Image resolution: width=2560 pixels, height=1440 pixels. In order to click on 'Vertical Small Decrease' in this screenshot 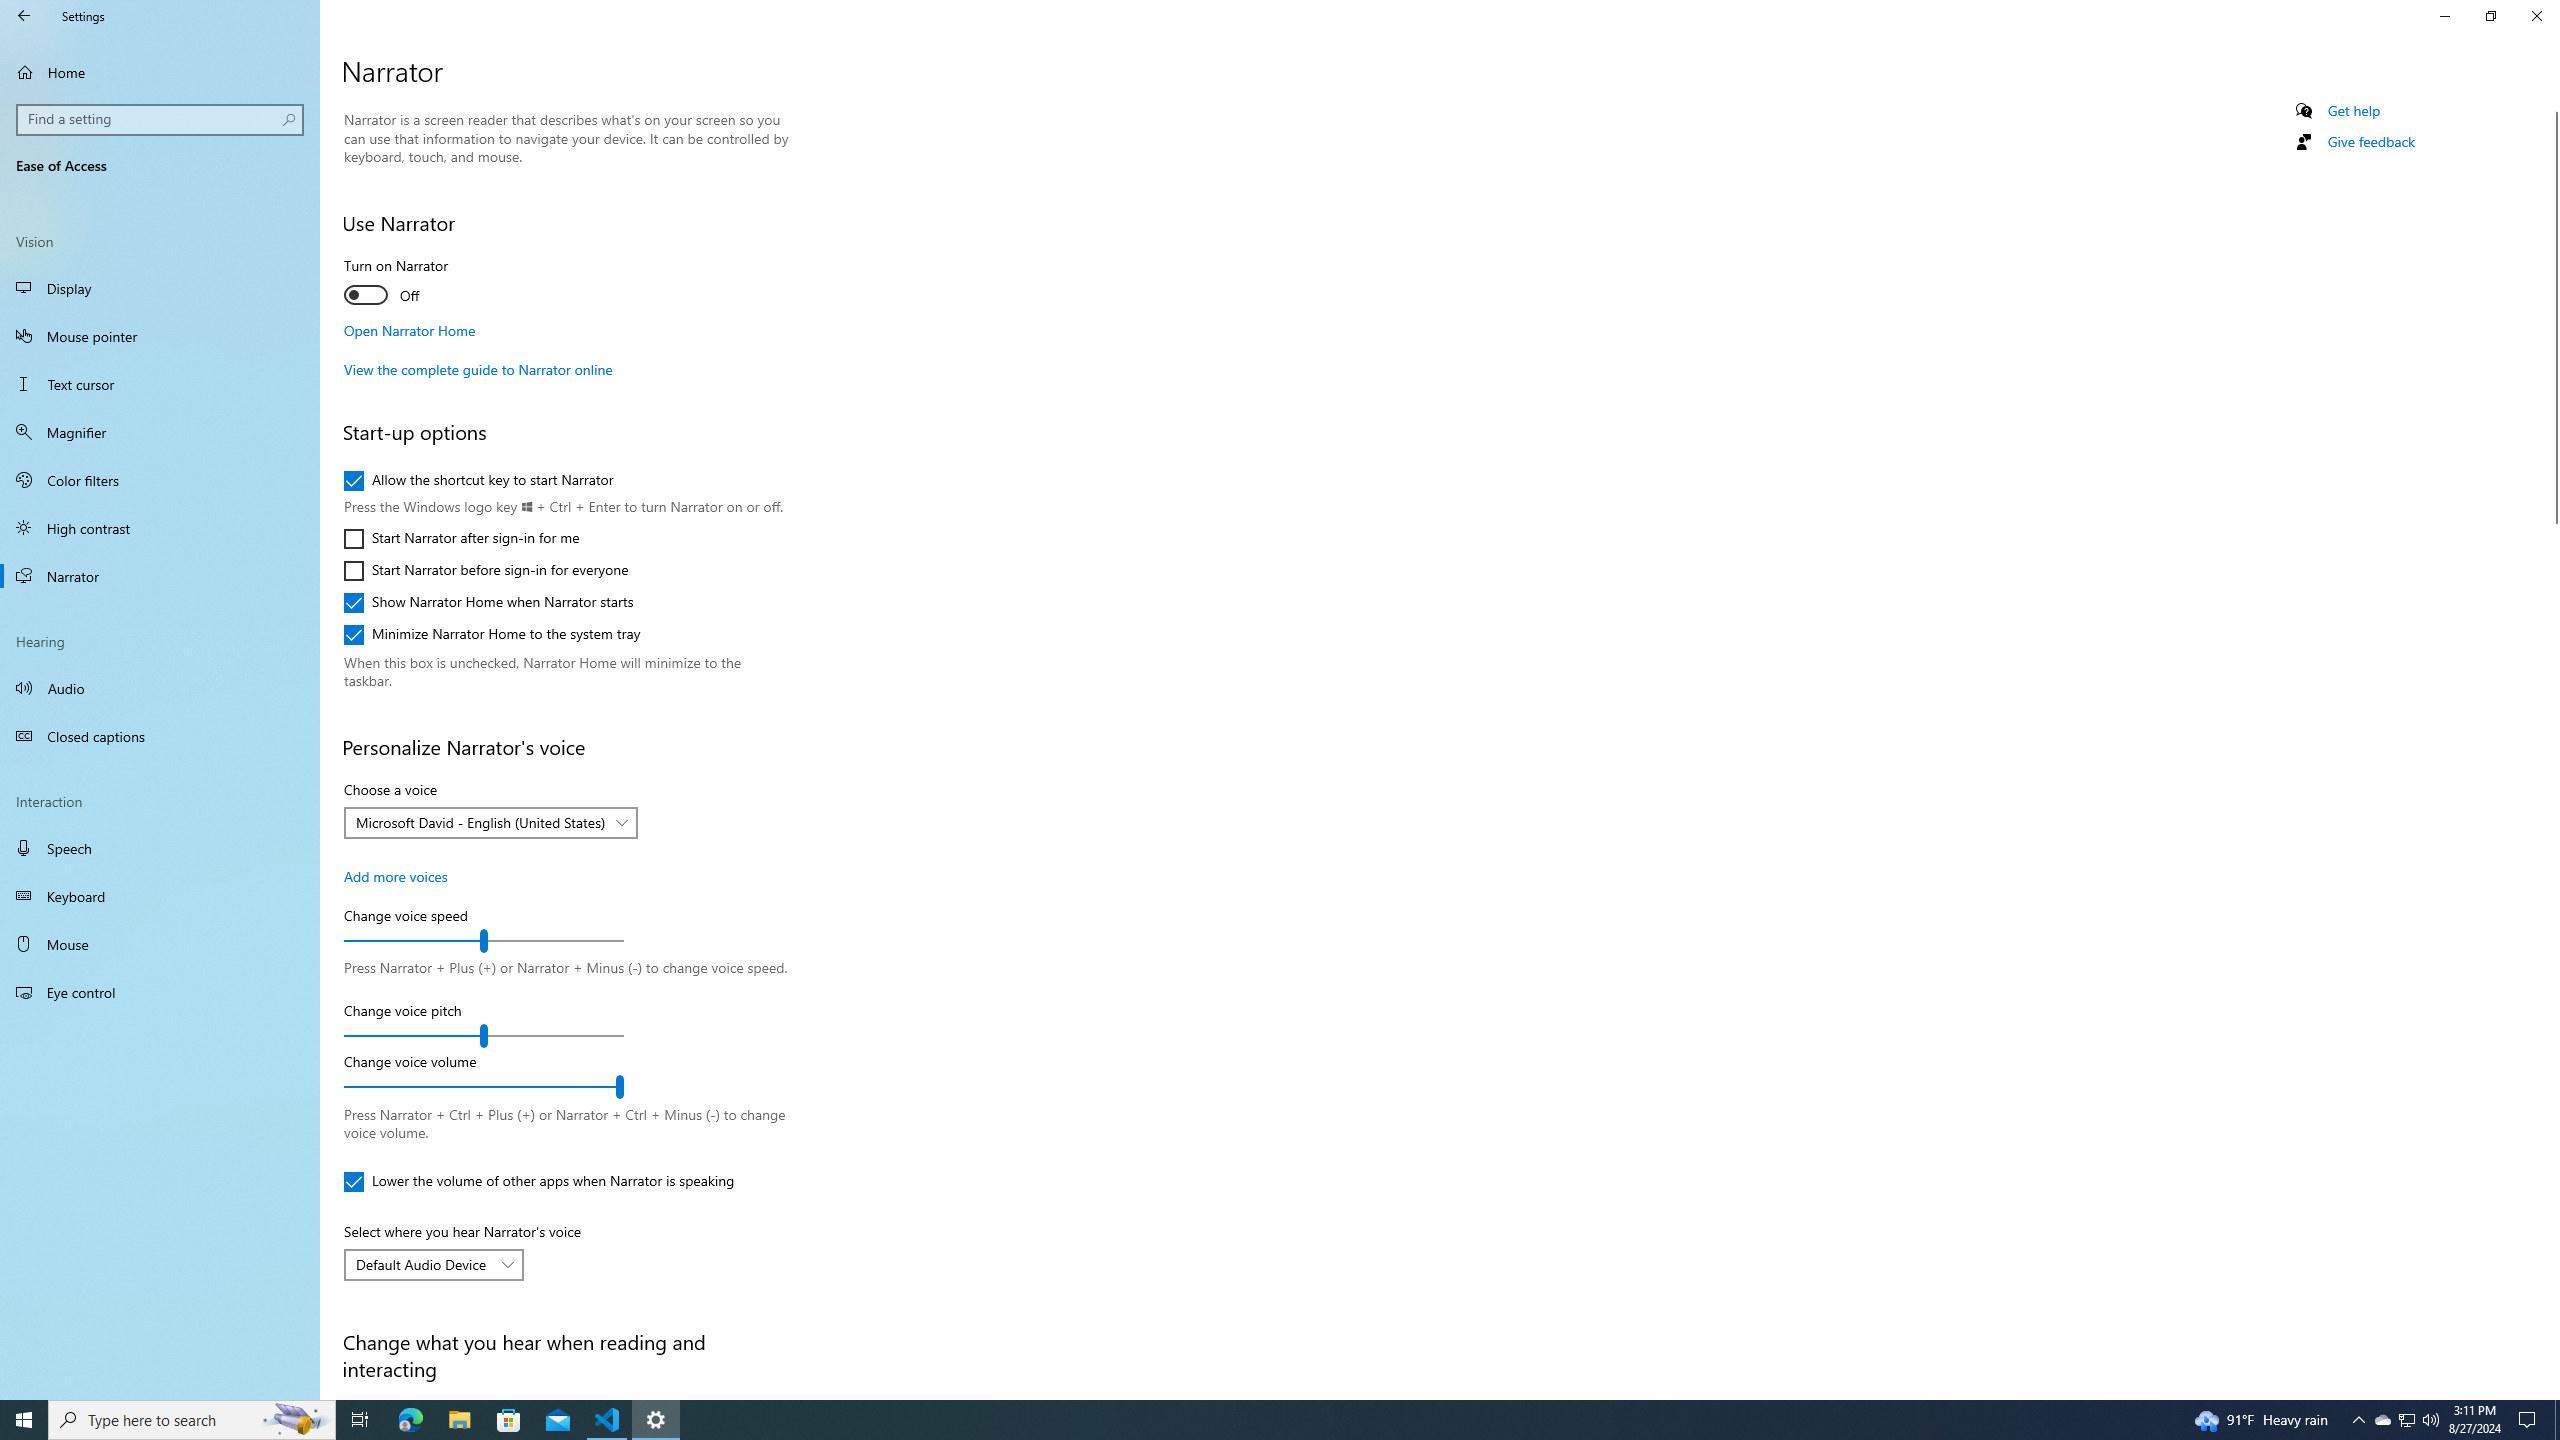, I will do `click(2551, 103)`.